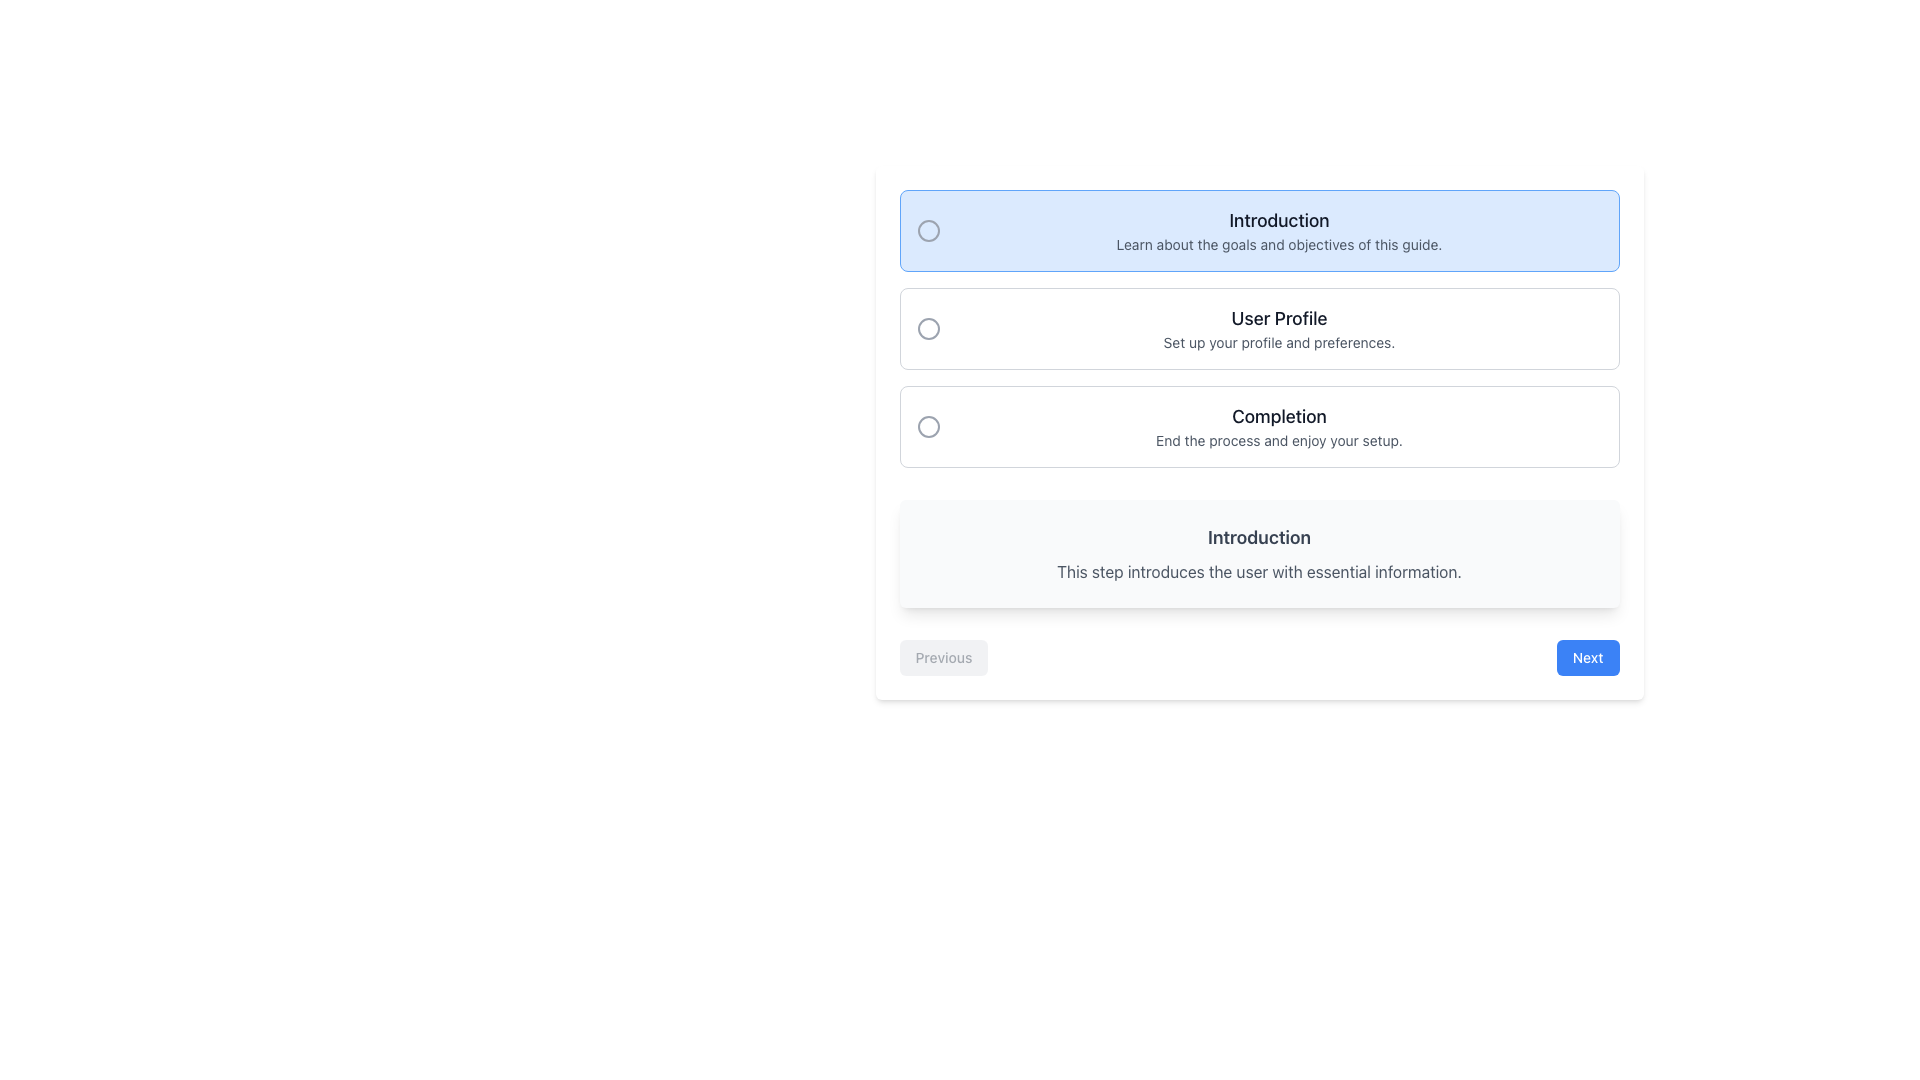 This screenshot has width=1920, height=1080. I want to click on the textual description block at the top of the vertically ordered list, which serves as a selectable option within the user guide, so click(1278, 230).